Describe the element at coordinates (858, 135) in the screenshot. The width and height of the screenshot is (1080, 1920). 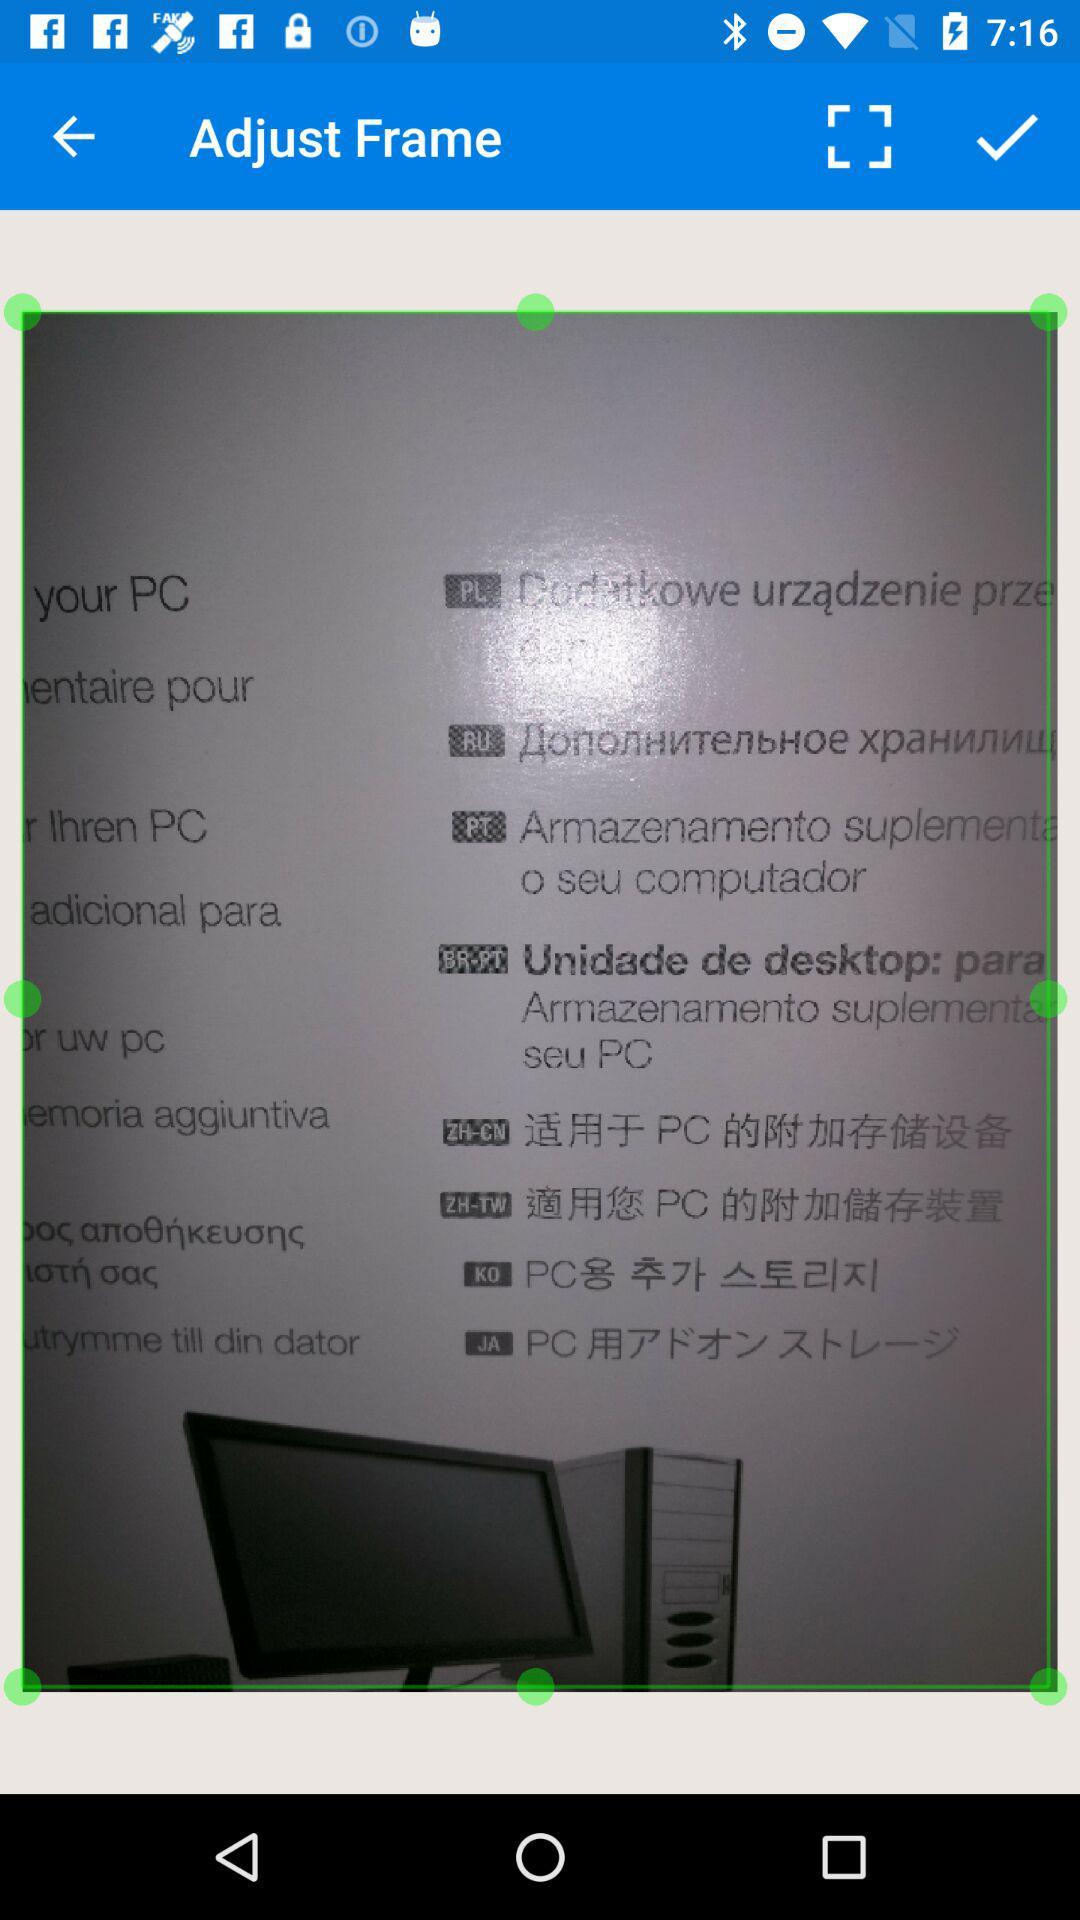
I see `the icon next to adjust frame` at that location.